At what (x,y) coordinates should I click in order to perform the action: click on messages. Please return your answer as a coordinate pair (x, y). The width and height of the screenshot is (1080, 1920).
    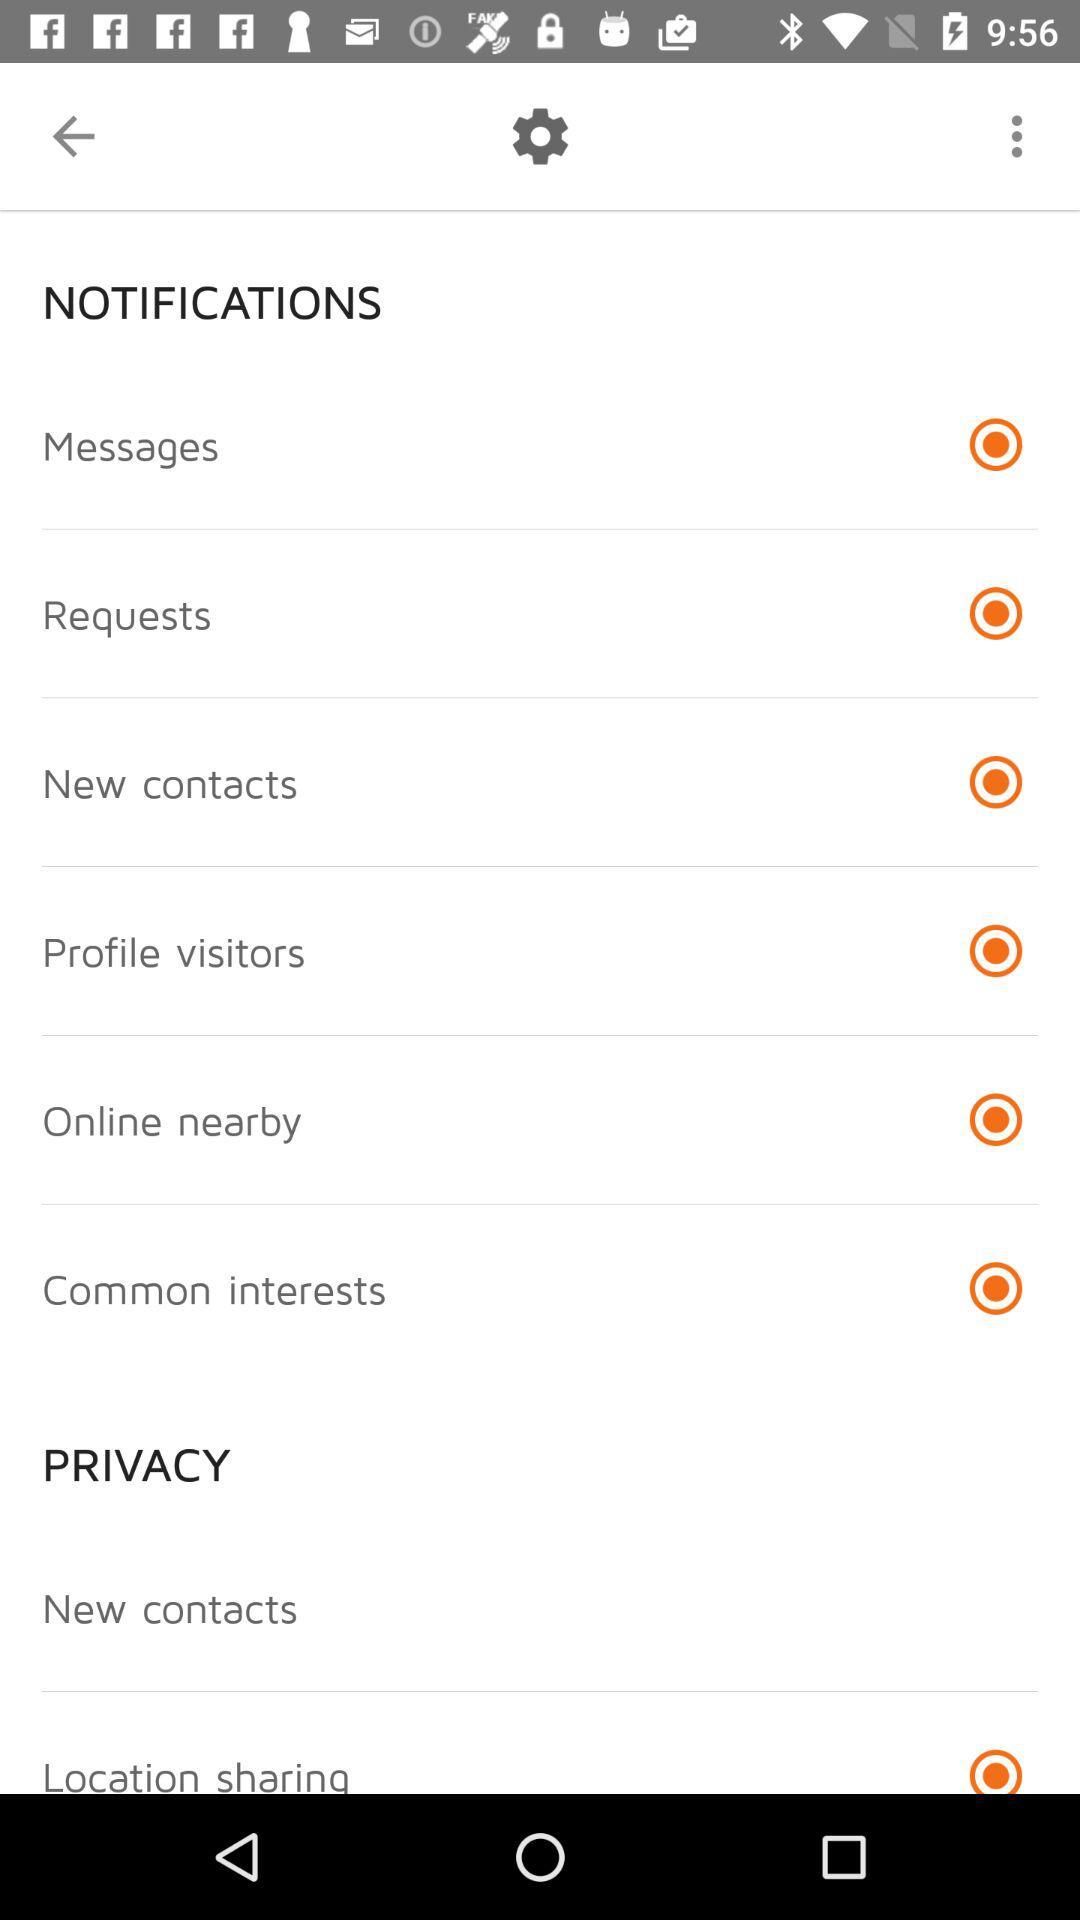
    Looking at the image, I should click on (130, 443).